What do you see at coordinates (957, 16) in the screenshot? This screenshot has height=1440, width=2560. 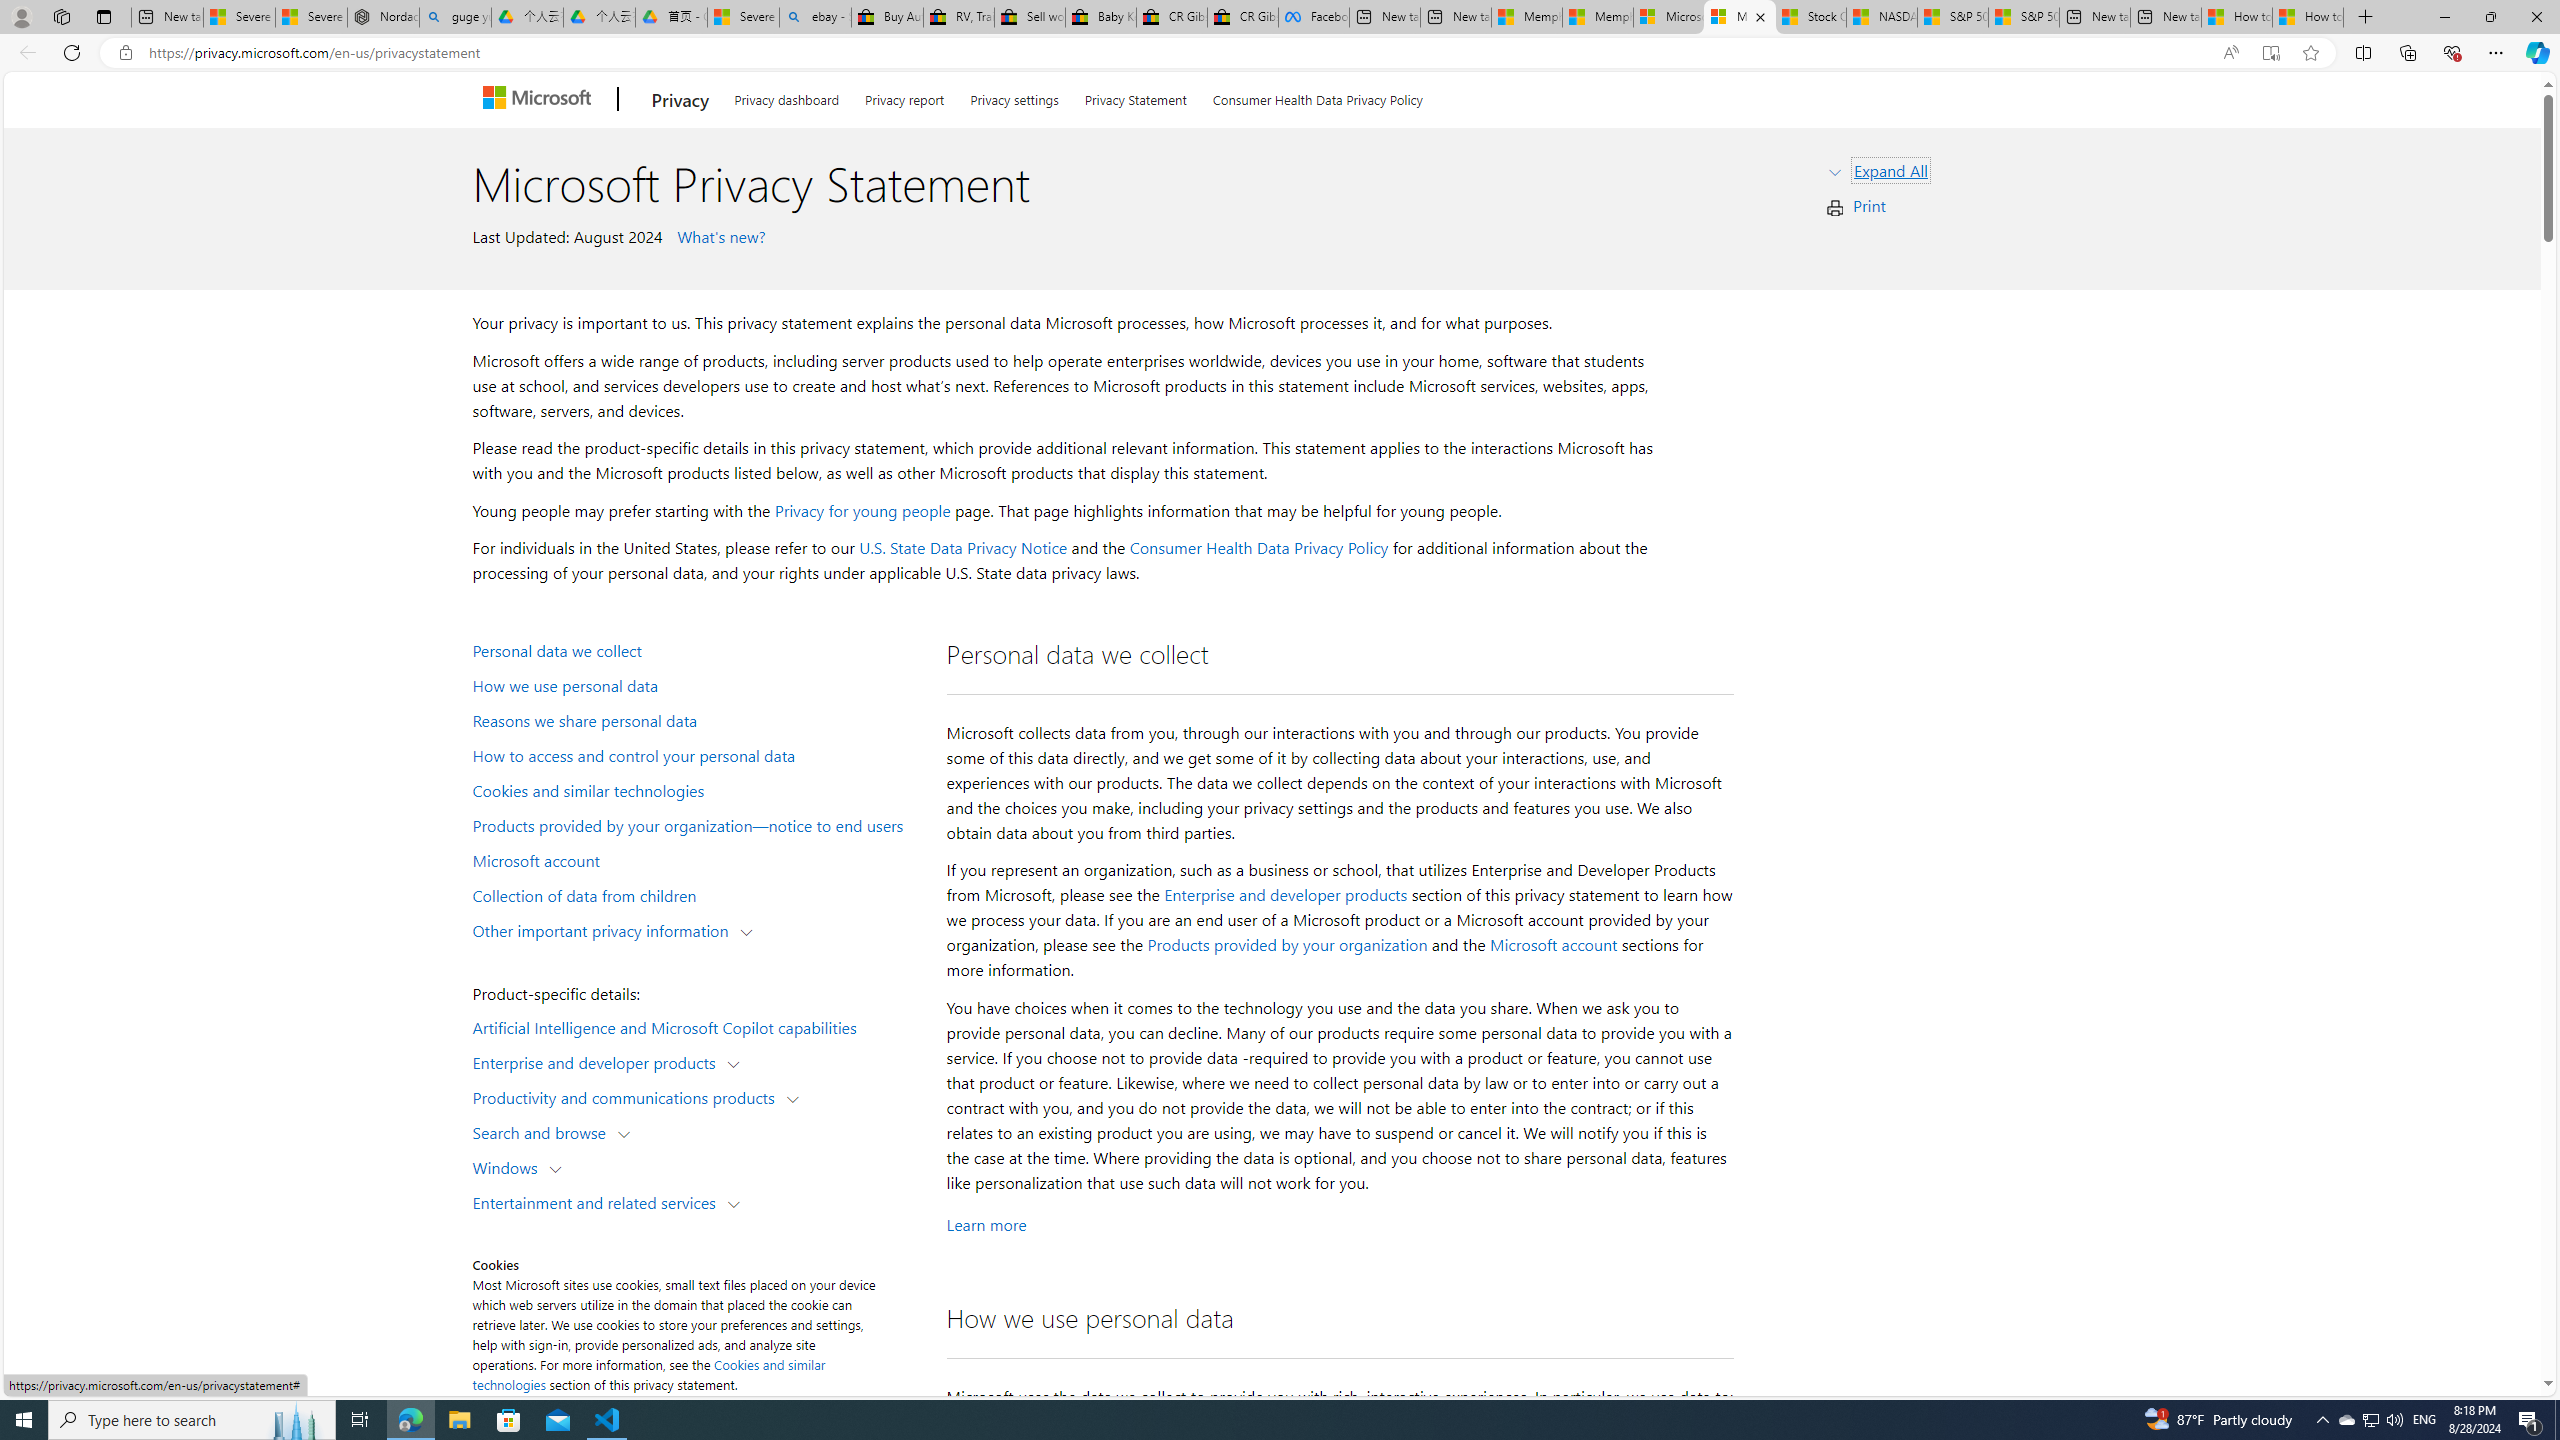 I see `'RV, Trailer & Camper Steps & Ladders for sale | eBay'` at bounding box center [957, 16].